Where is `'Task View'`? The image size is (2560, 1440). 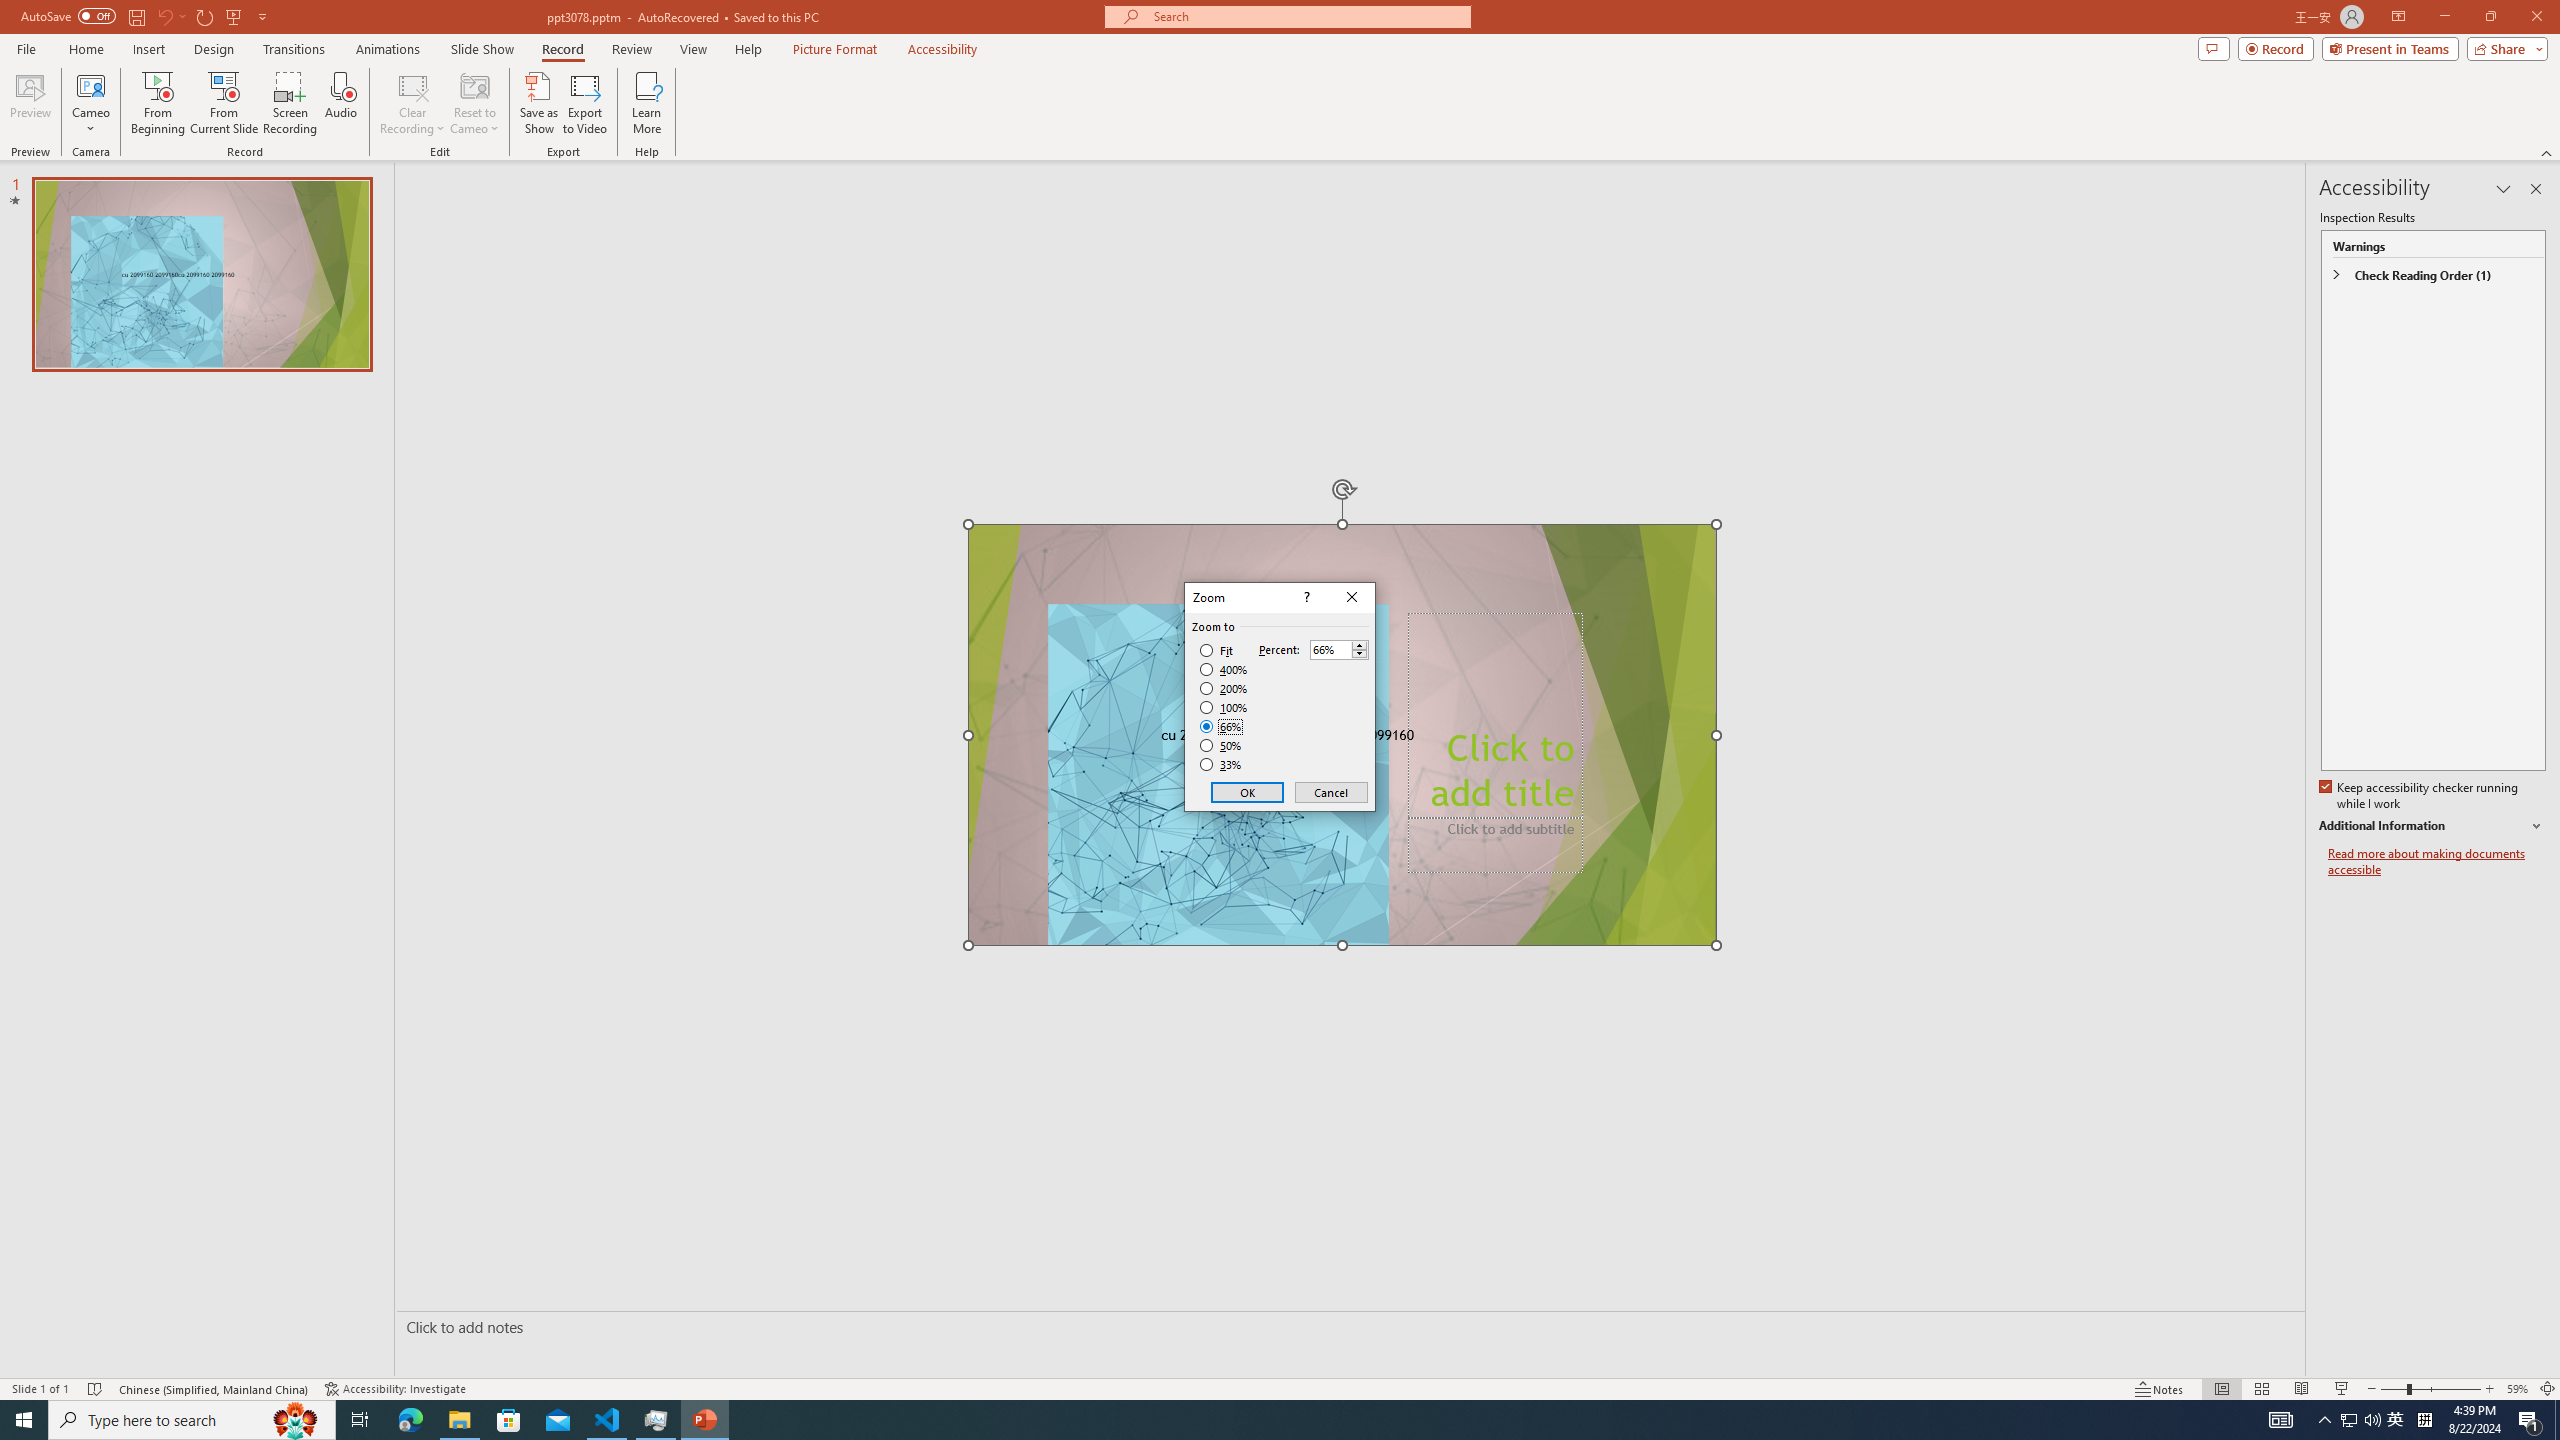 'Task View' is located at coordinates (358, 1418).